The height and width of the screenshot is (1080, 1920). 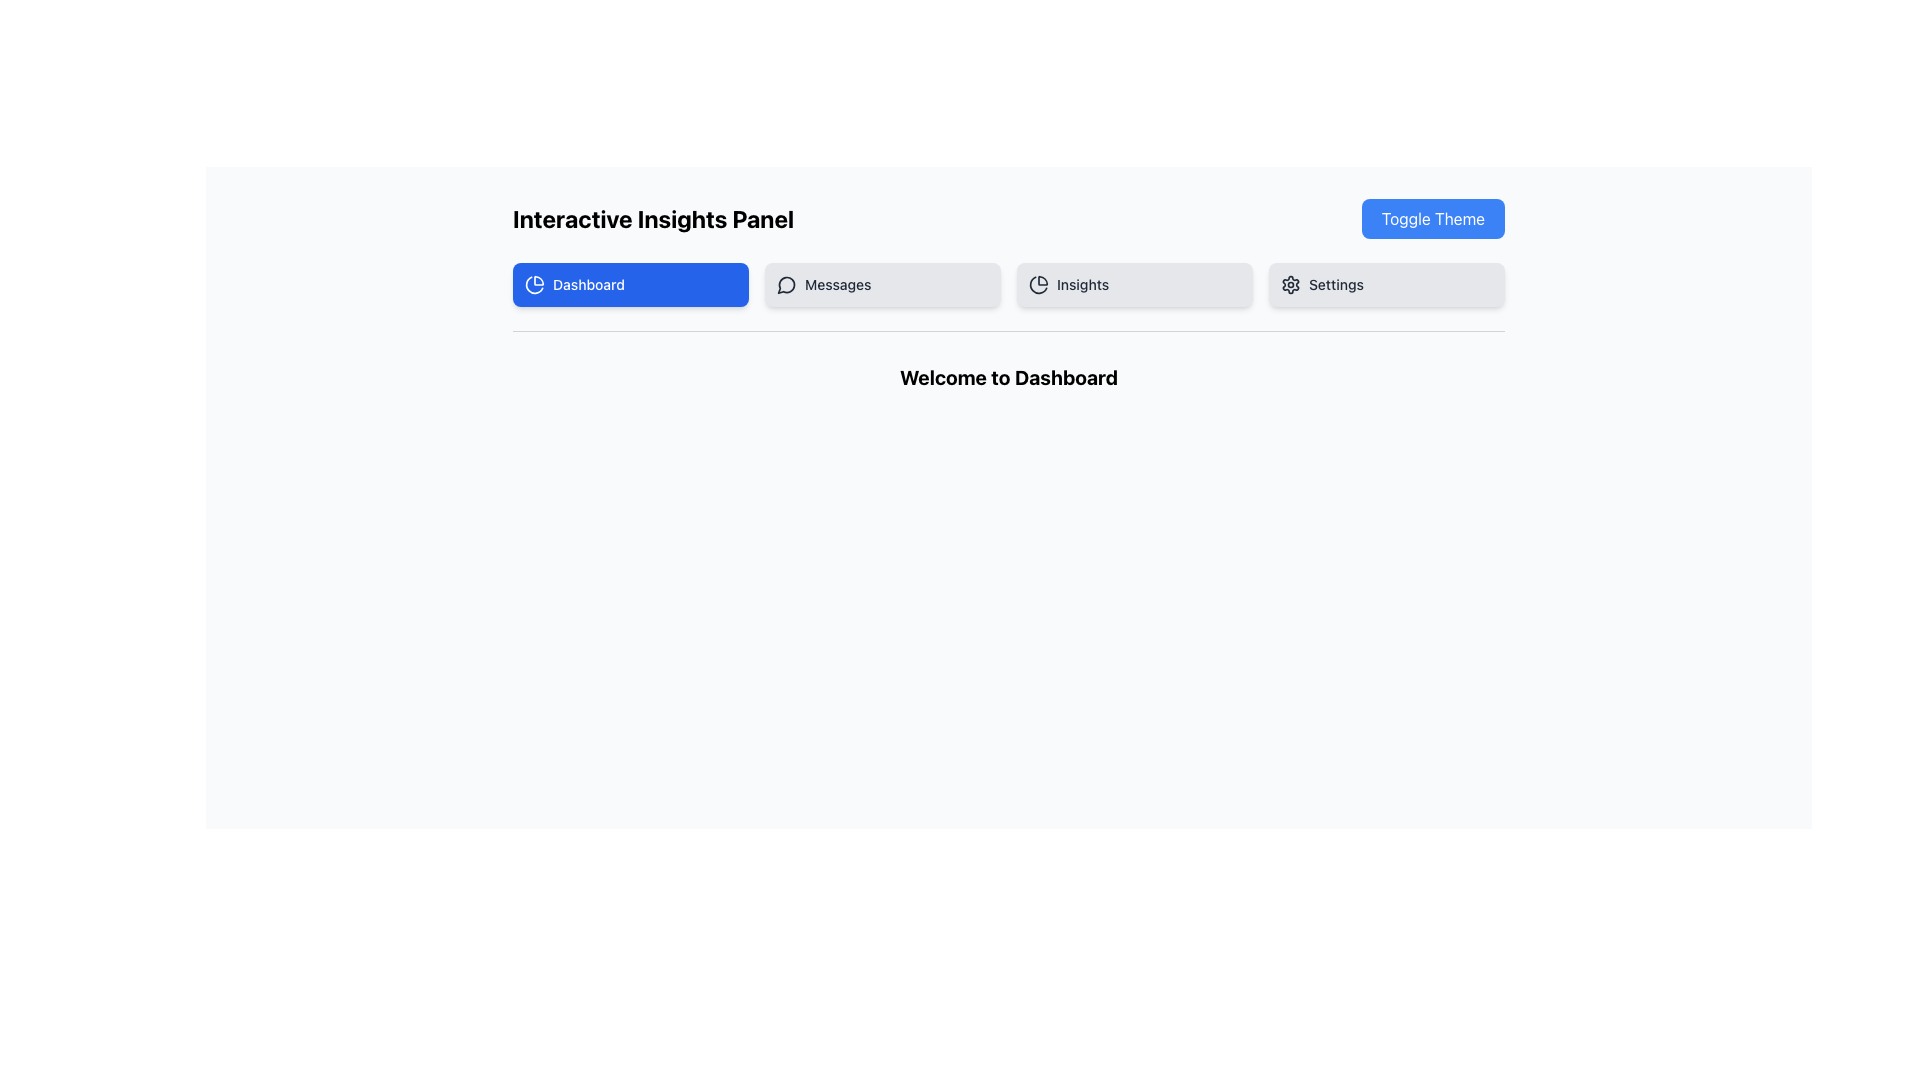 What do you see at coordinates (1008, 378) in the screenshot?
I see `the Text Label that provides a greeting or header for the dashboard content area, located below the navigation menu` at bounding box center [1008, 378].